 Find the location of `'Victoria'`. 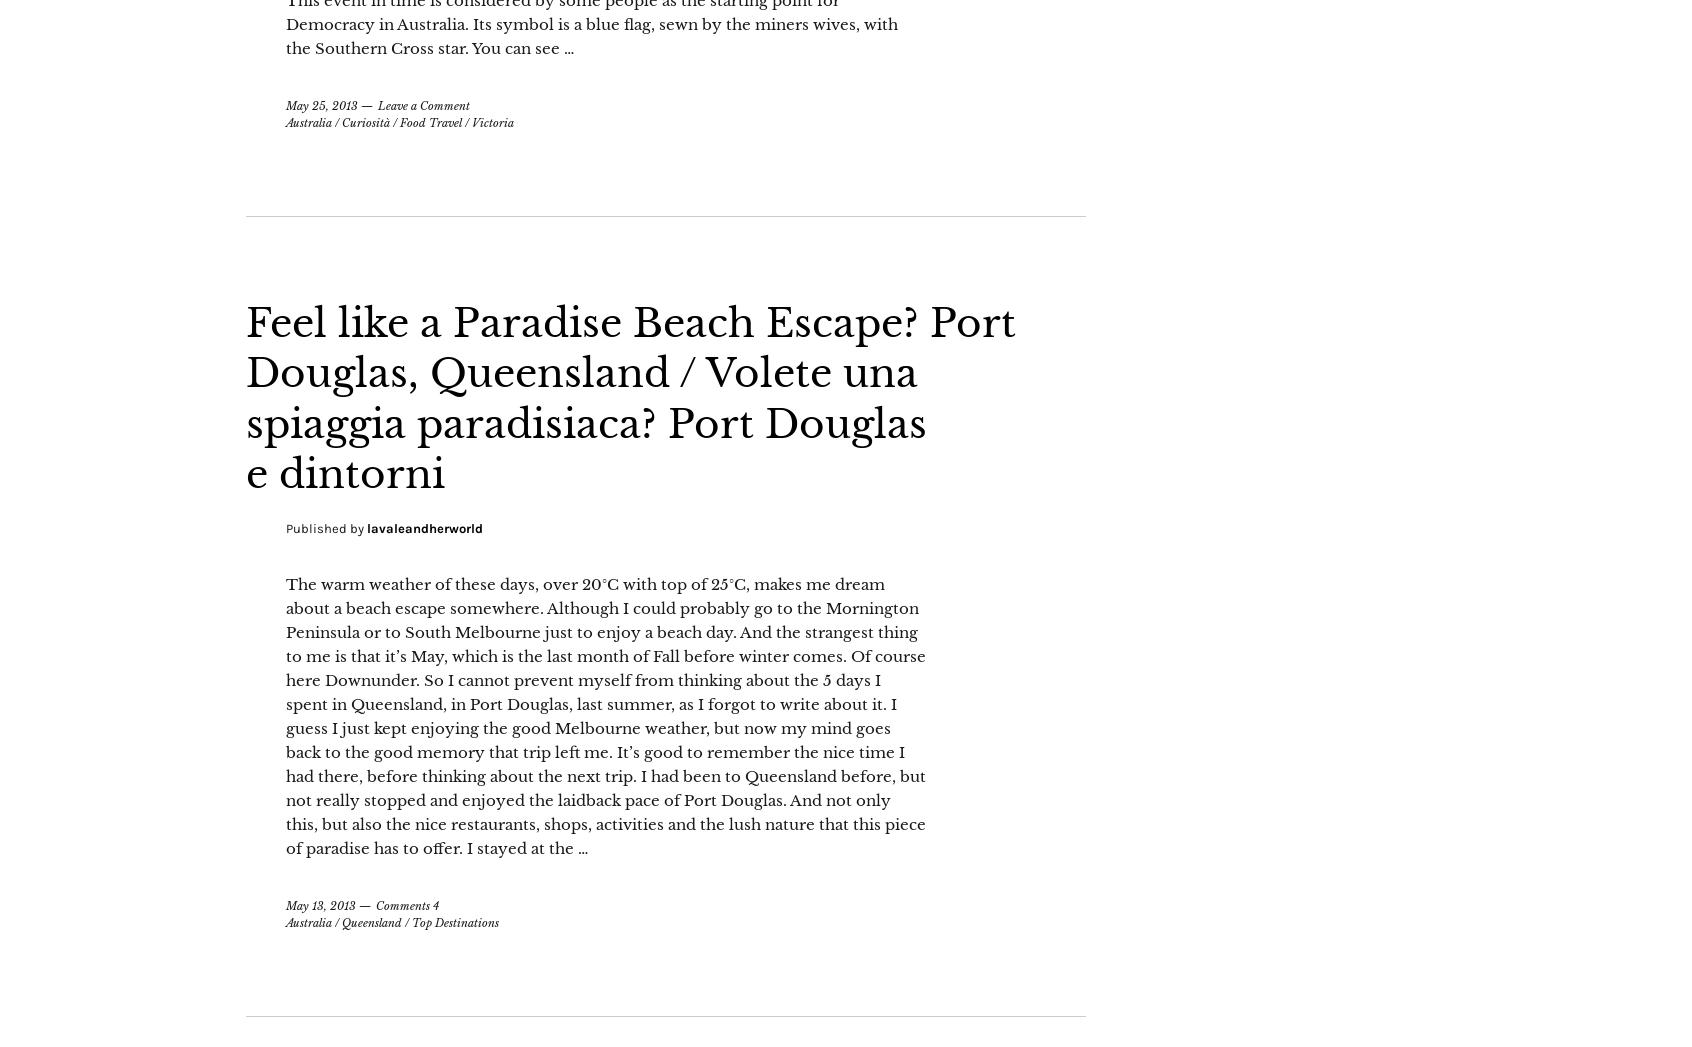

'Victoria' is located at coordinates (471, 172).